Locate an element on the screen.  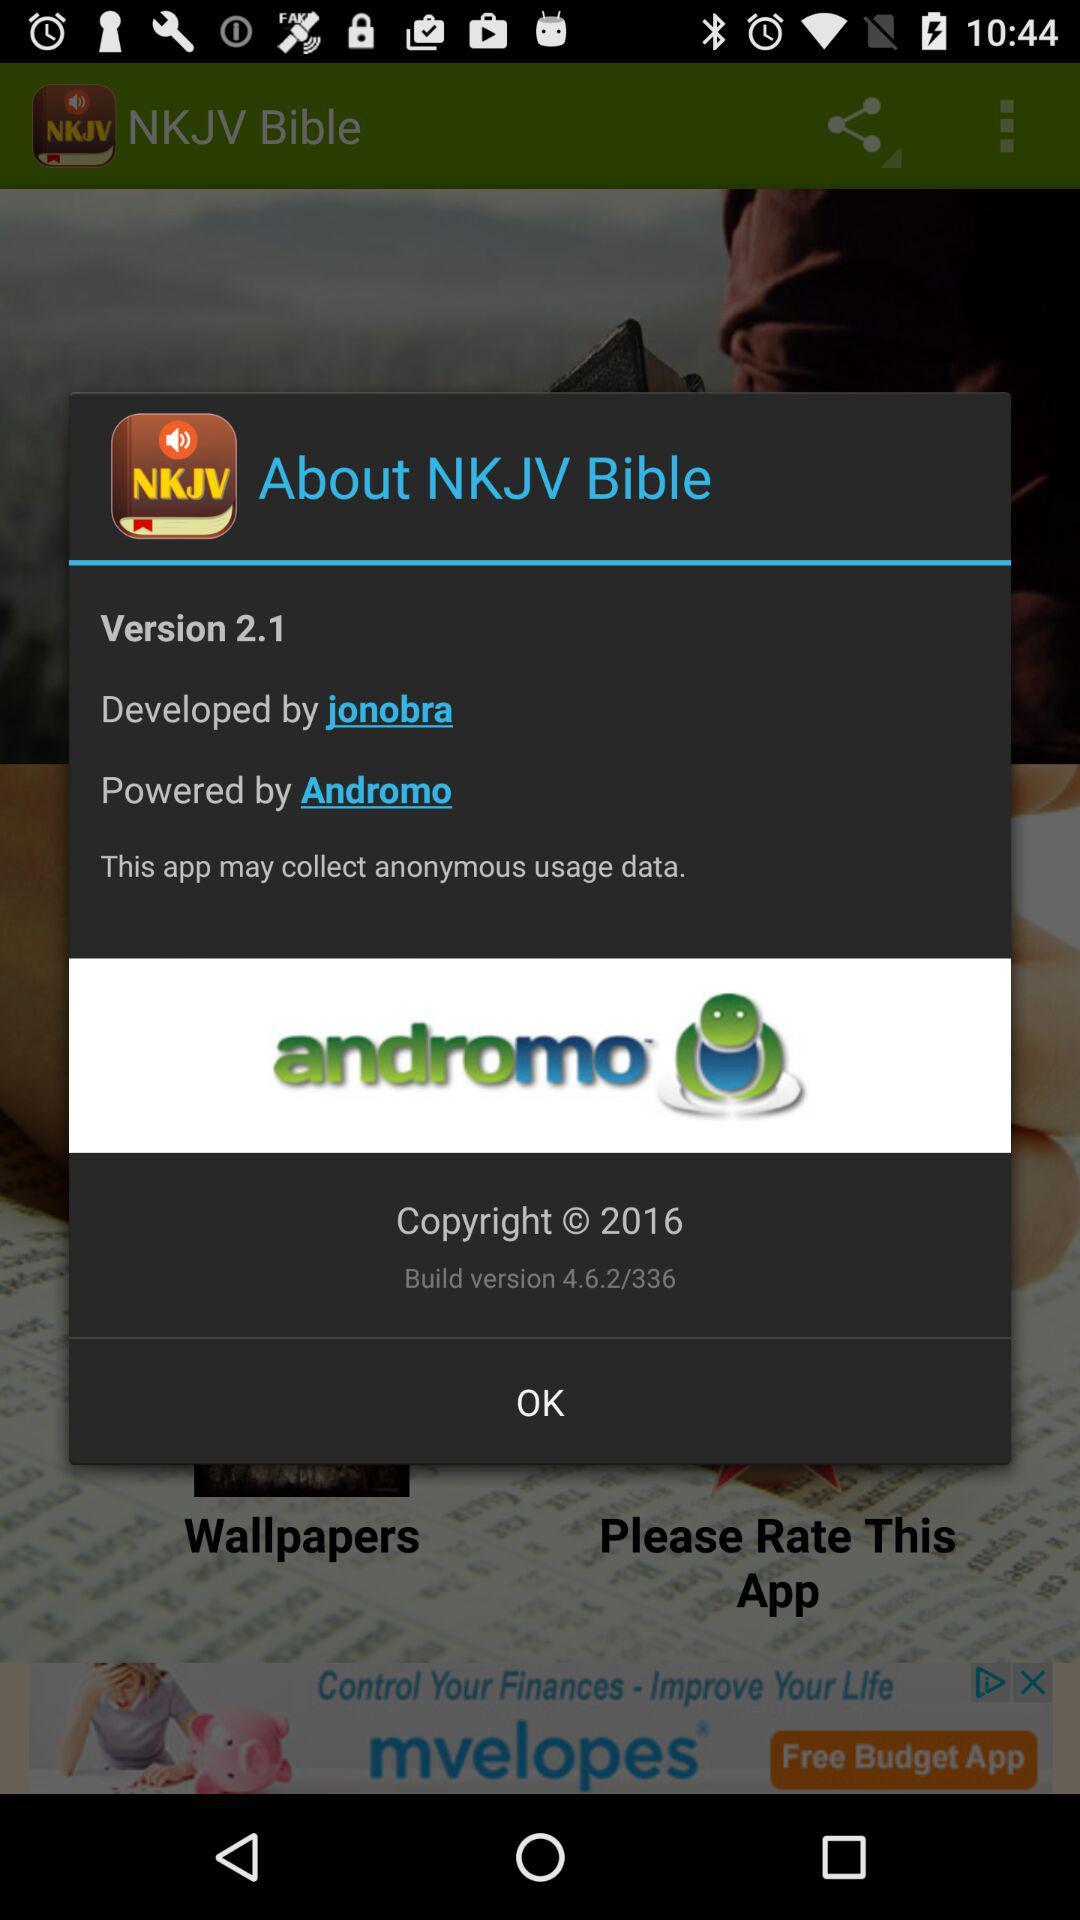
developers logo is located at coordinates (538, 1054).